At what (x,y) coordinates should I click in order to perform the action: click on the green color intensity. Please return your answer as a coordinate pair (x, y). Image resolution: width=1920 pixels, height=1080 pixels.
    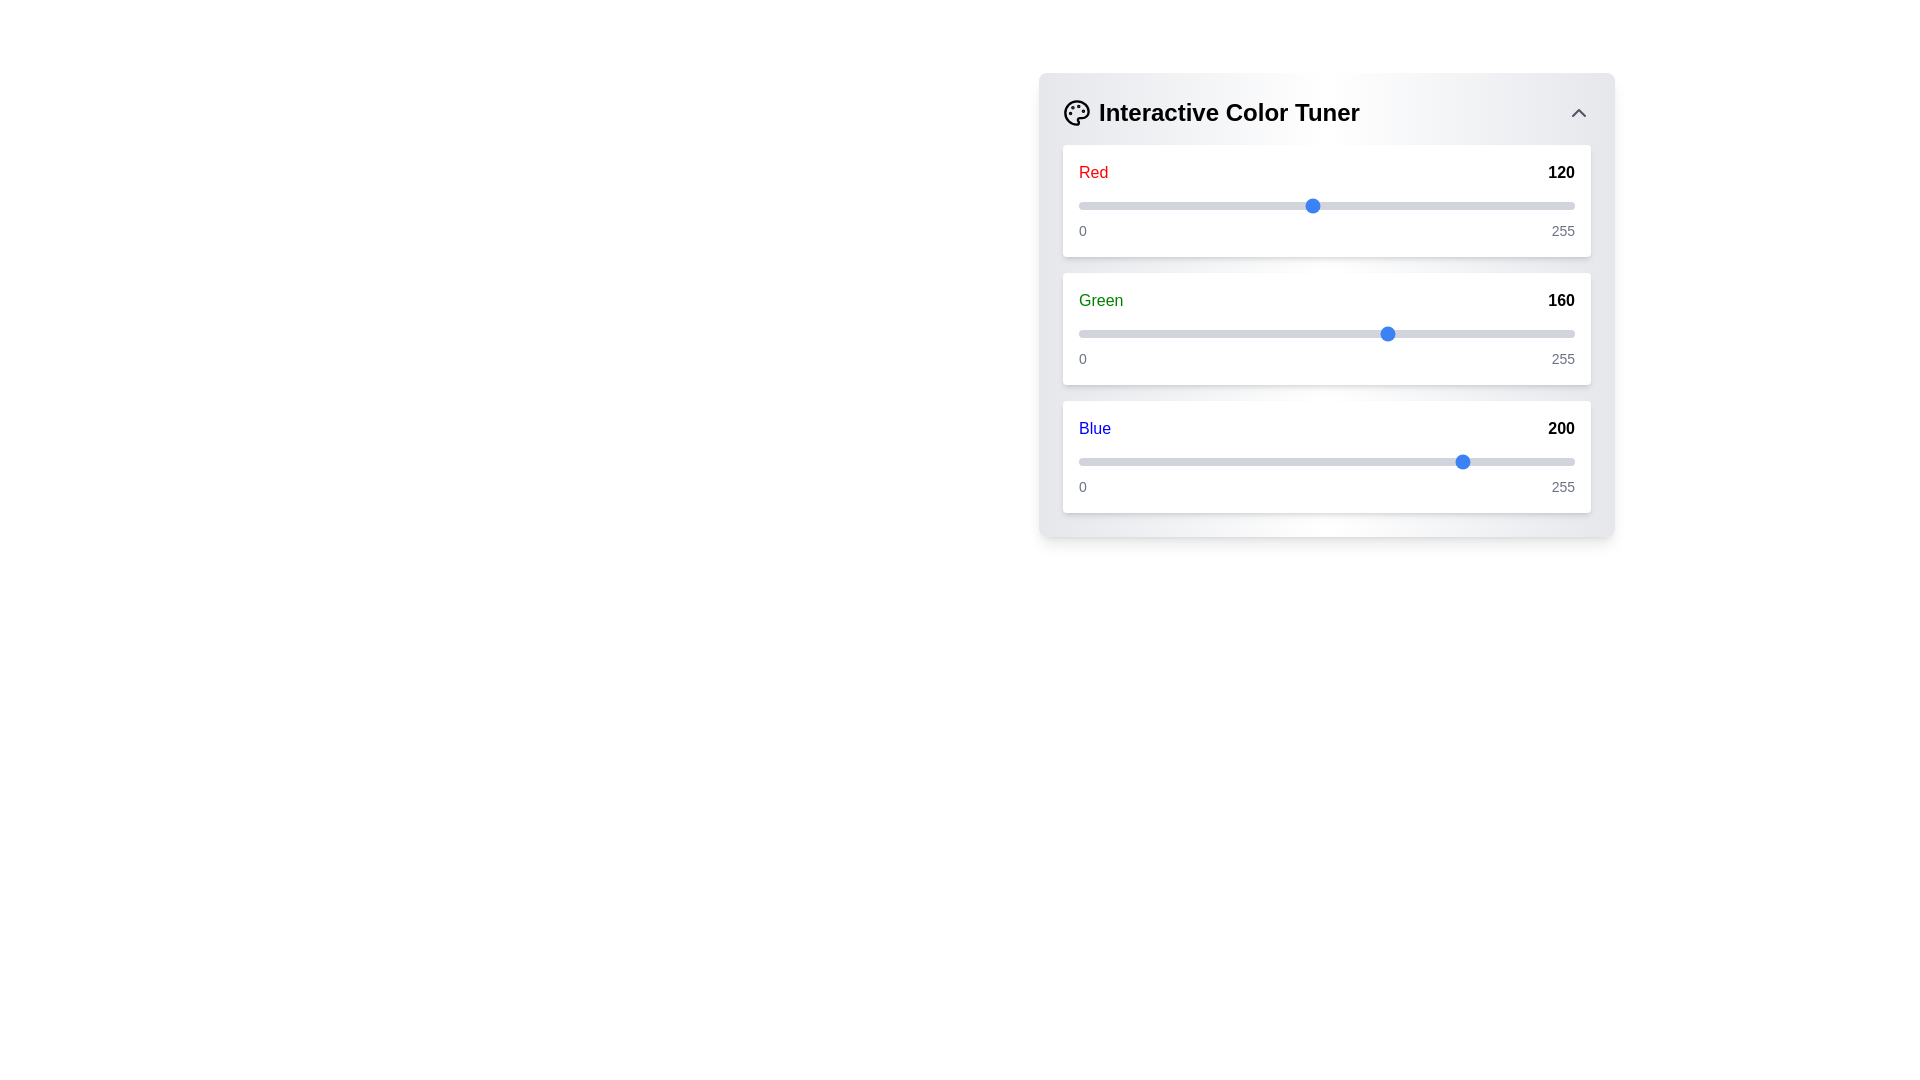
    Looking at the image, I should click on (1253, 333).